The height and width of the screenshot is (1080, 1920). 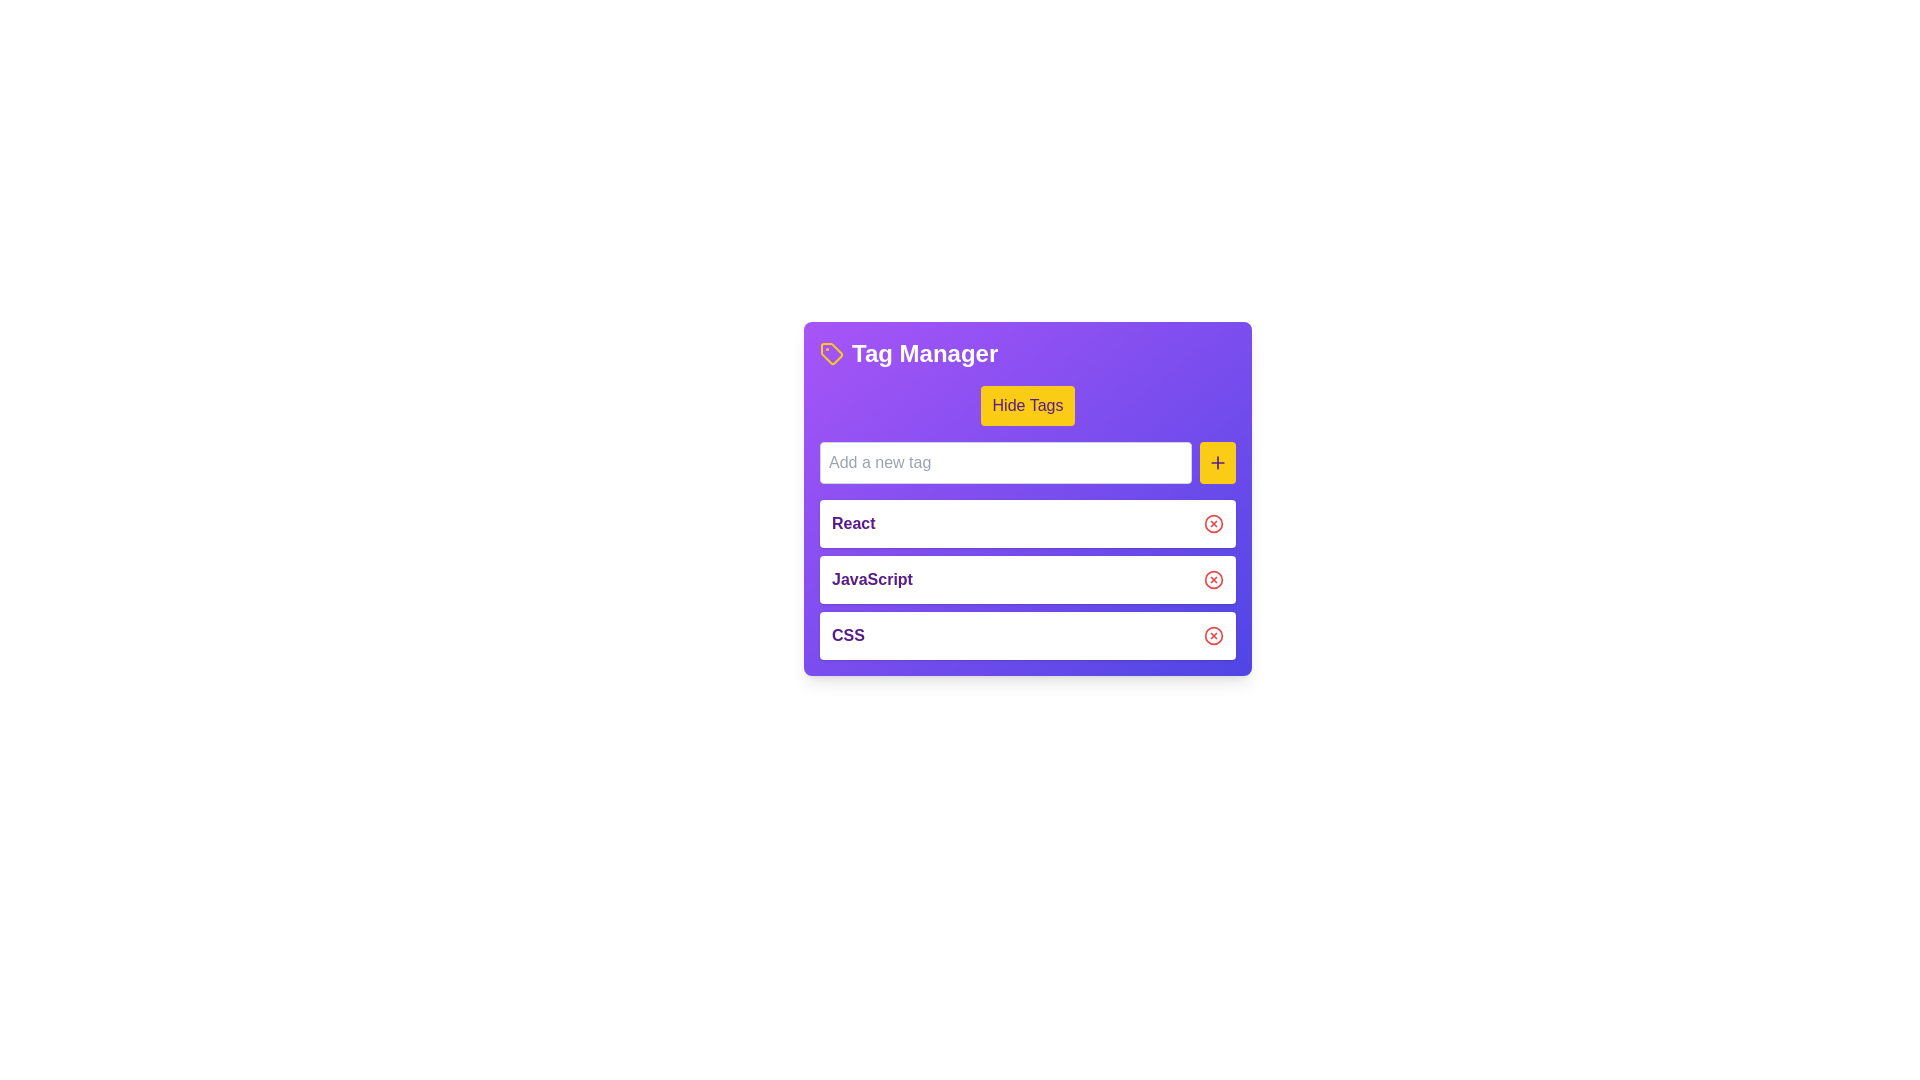 I want to click on the 'React' label text displayed in bold purple font, located in the first row of the list under the 'Tag Manager' pane, so click(x=853, y=523).